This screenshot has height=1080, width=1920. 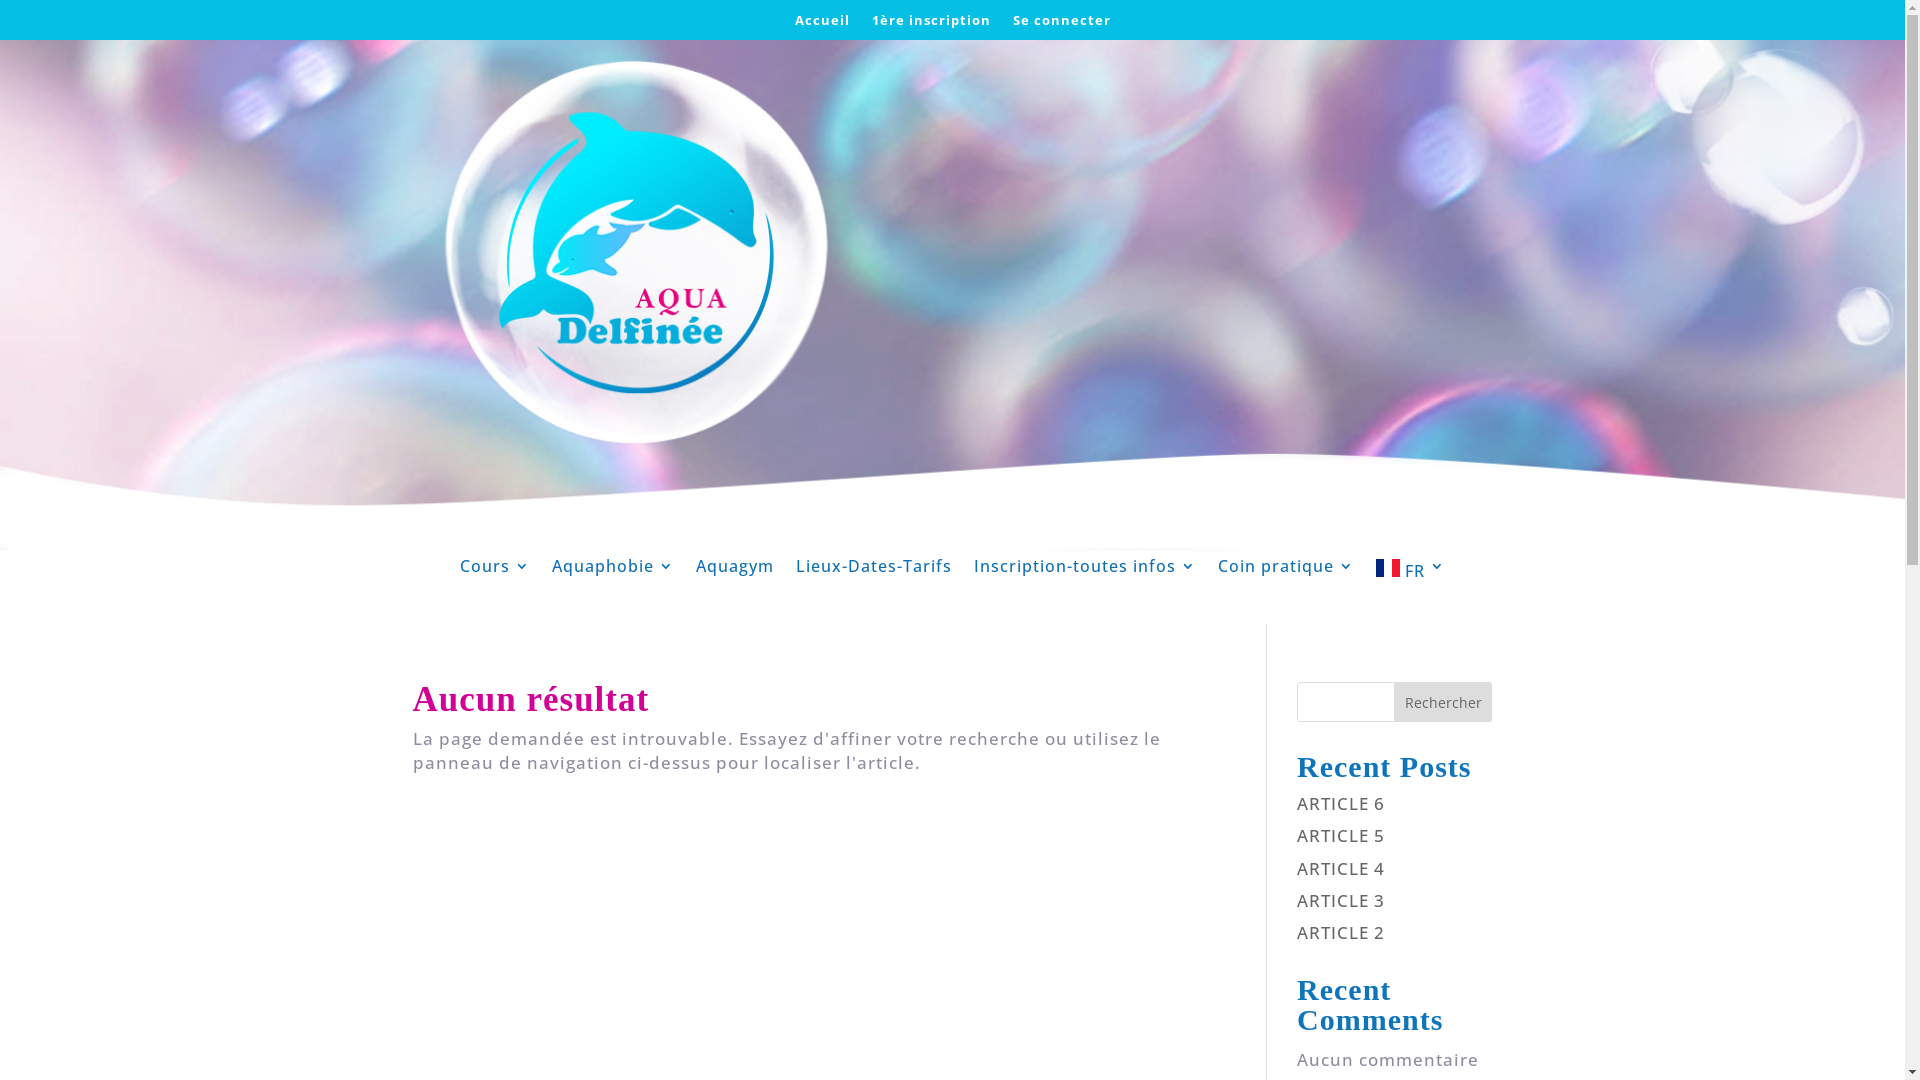 What do you see at coordinates (1059, 23) in the screenshot?
I see `'Se connecter'` at bounding box center [1059, 23].